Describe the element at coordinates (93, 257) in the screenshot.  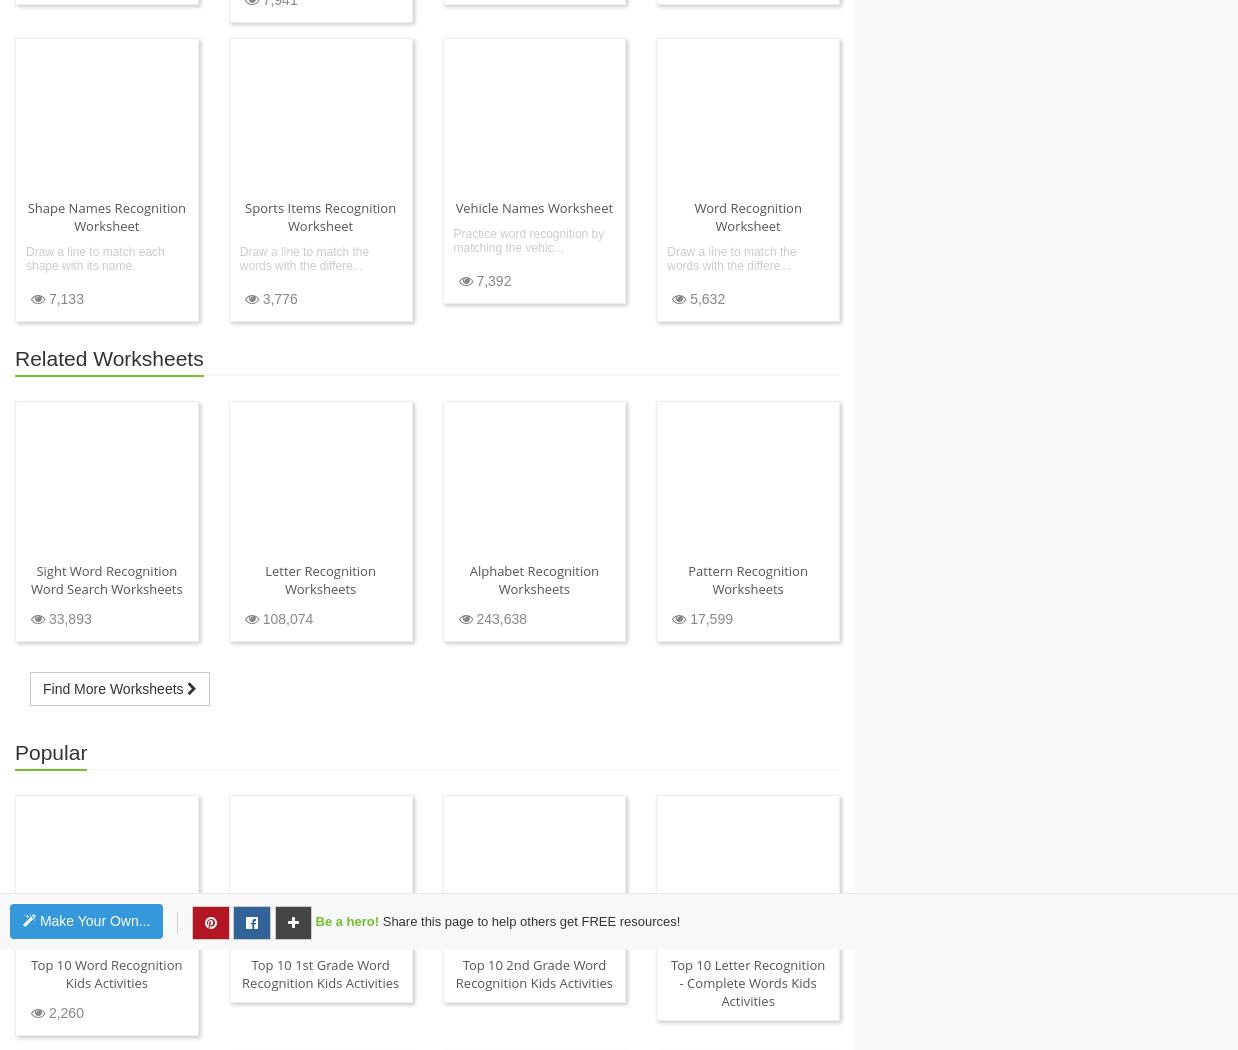
I see `'Draw a line to match each shape with its name.'` at that location.